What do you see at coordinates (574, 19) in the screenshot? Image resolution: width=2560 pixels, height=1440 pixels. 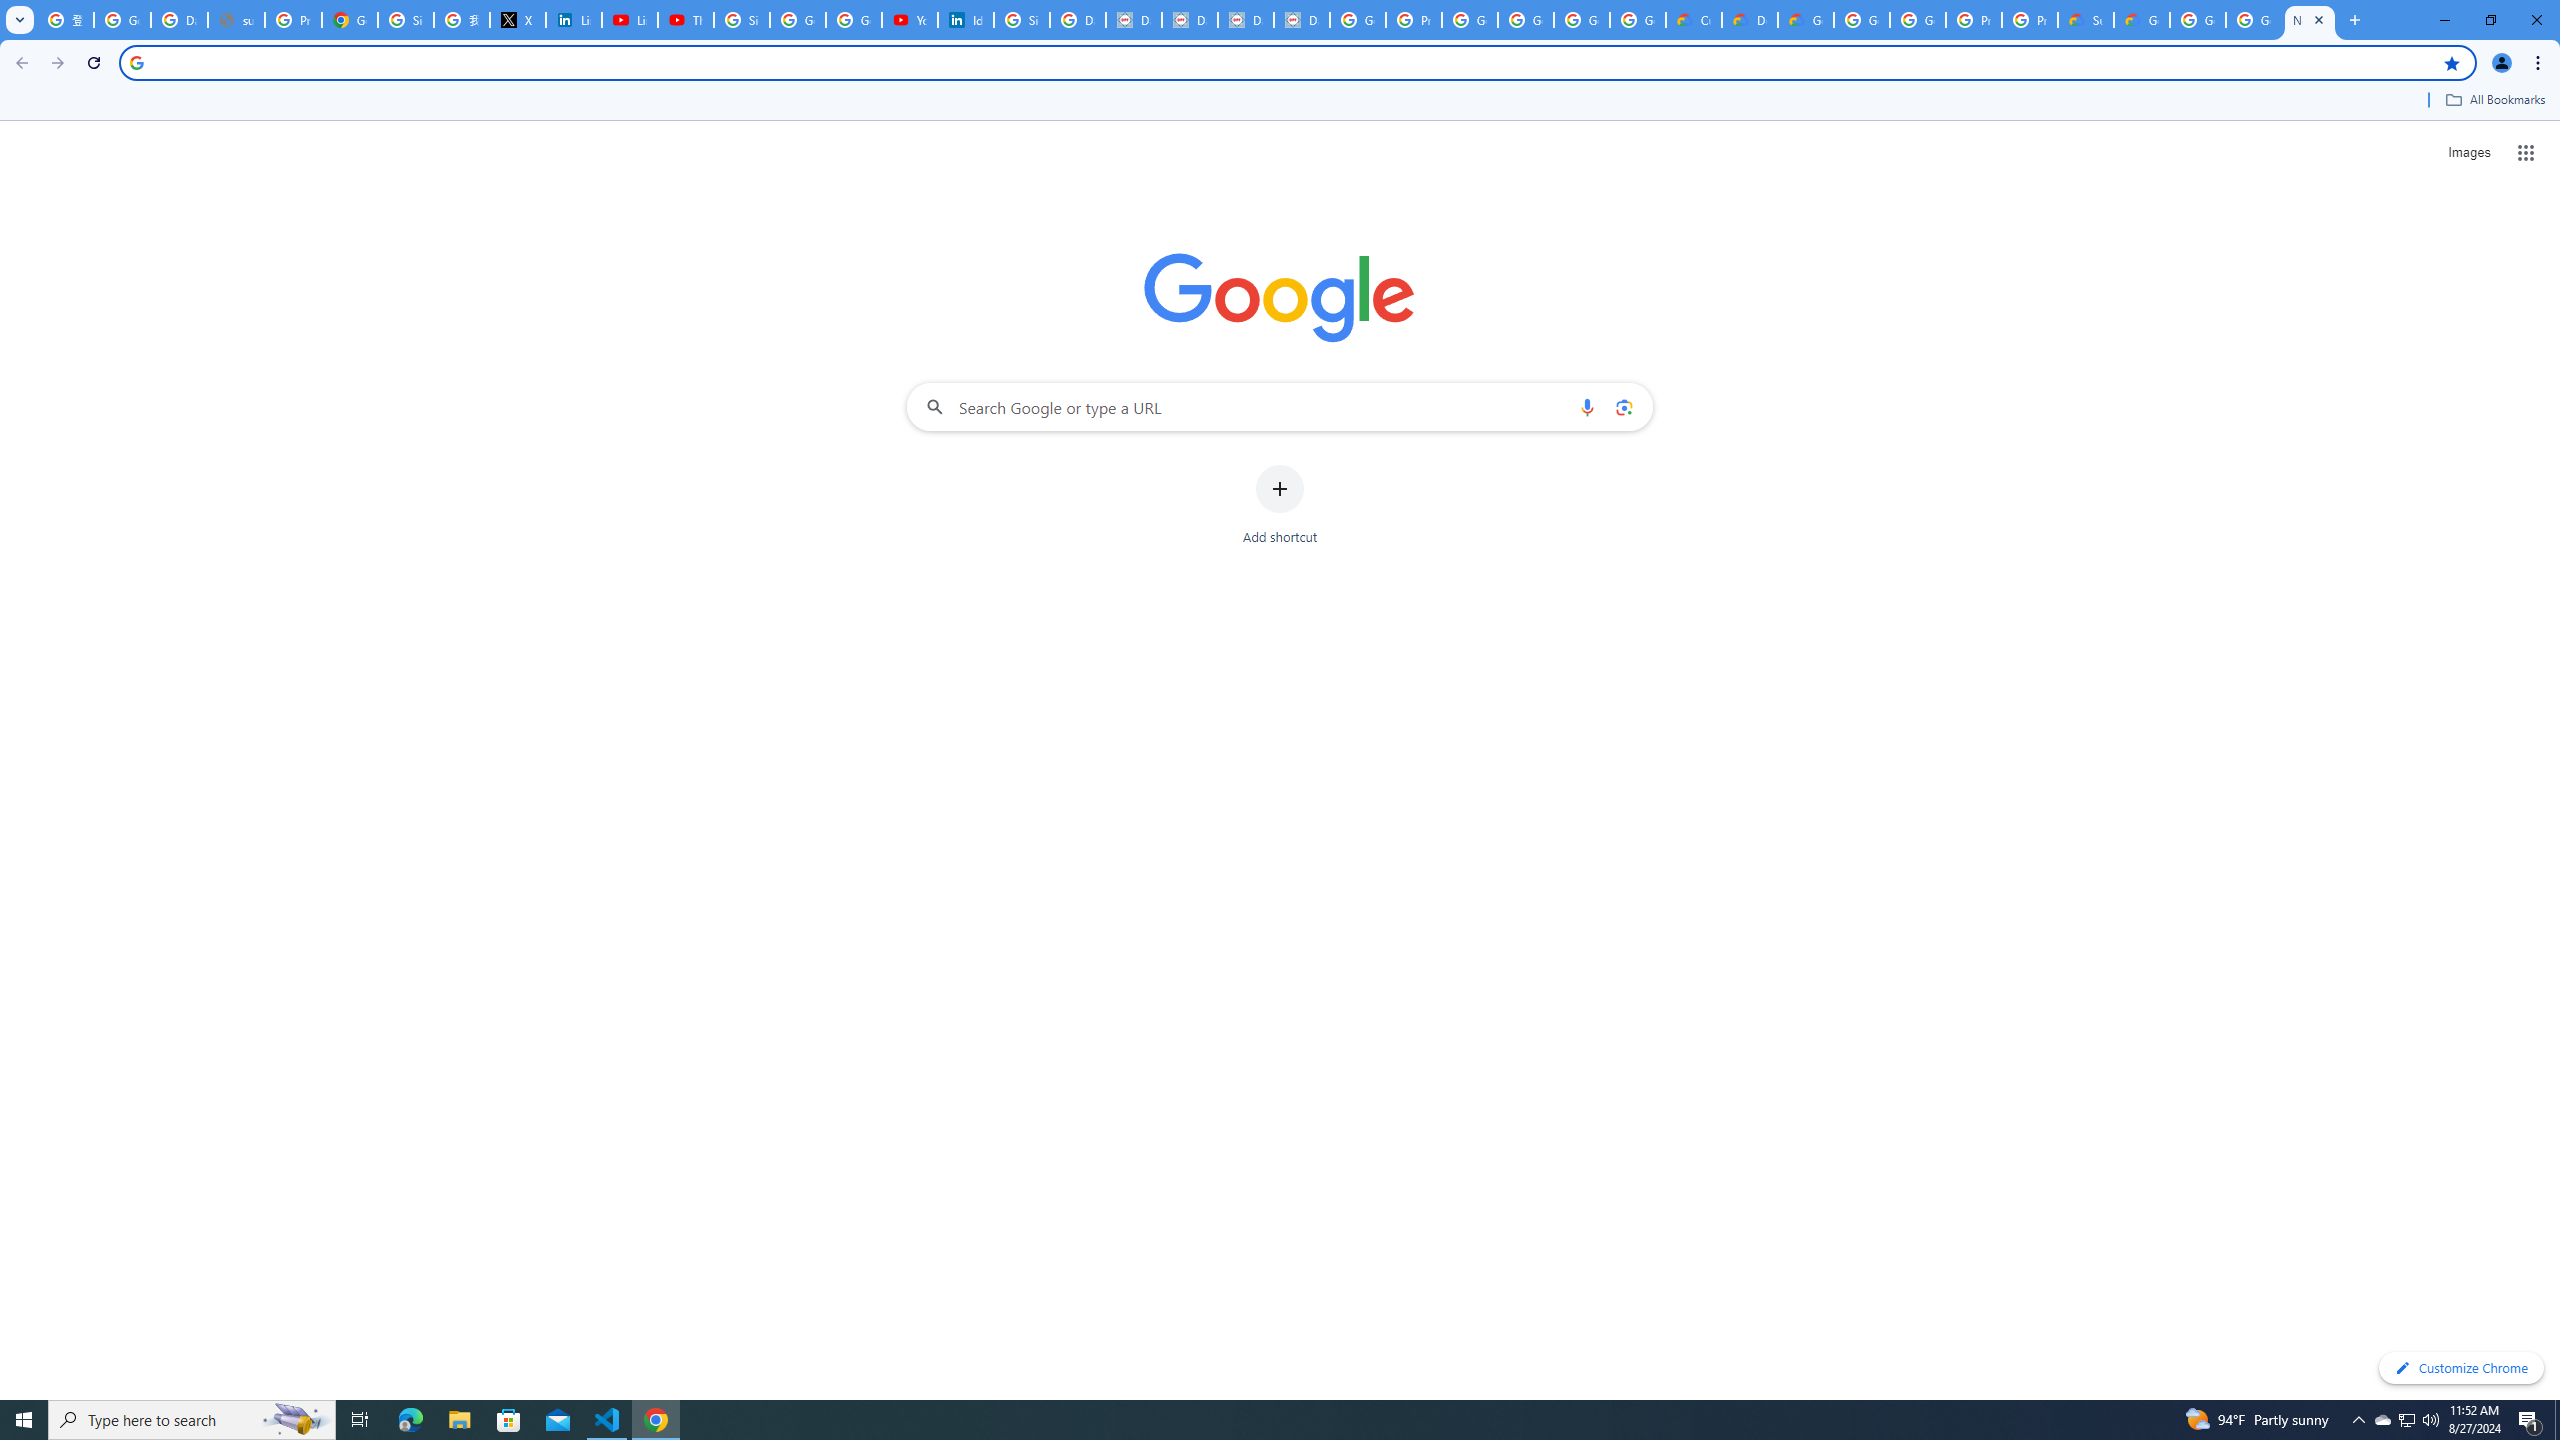 I see `'LinkedIn Privacy Policy'` at bounding box center [574, 19].